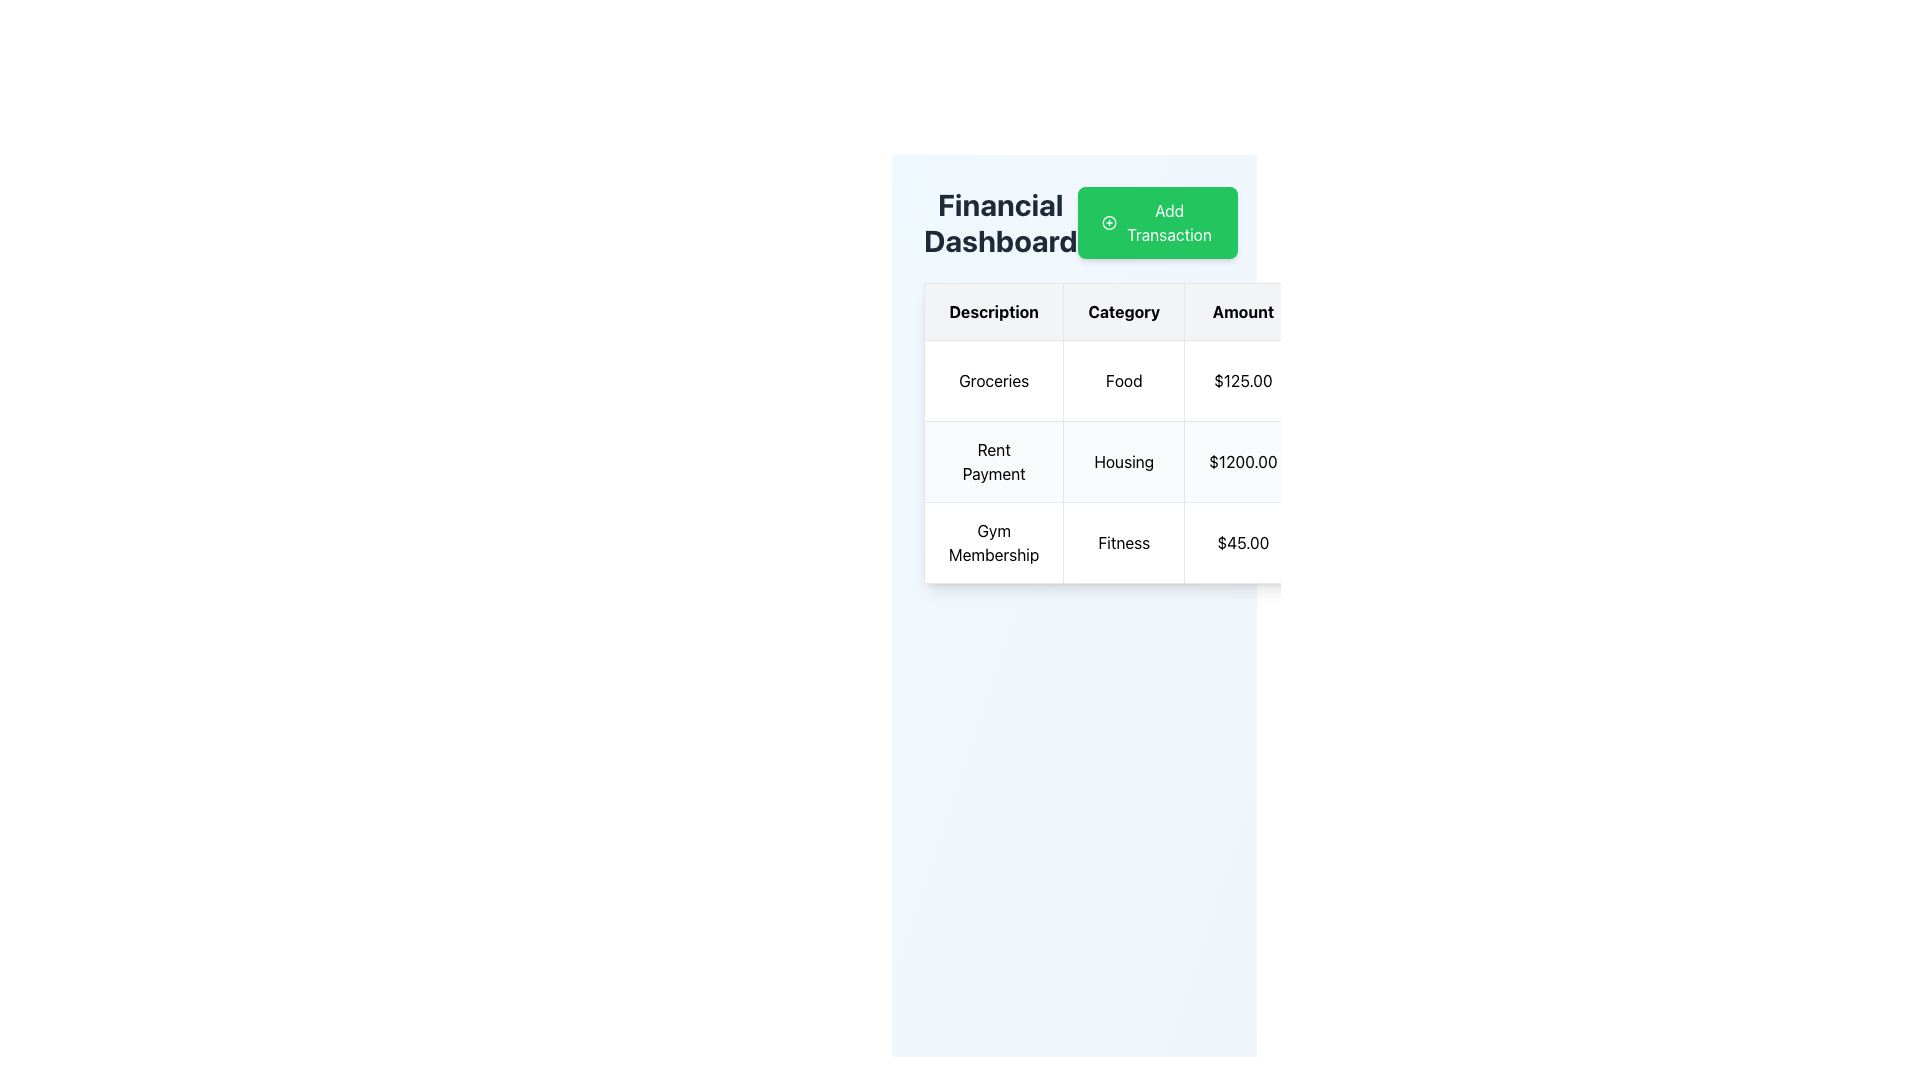 The width and height of the screenshot is (1920, 1080). I want to click on the add icon located on the left side of the 'Add Transaction' button, so click(1108, 223).